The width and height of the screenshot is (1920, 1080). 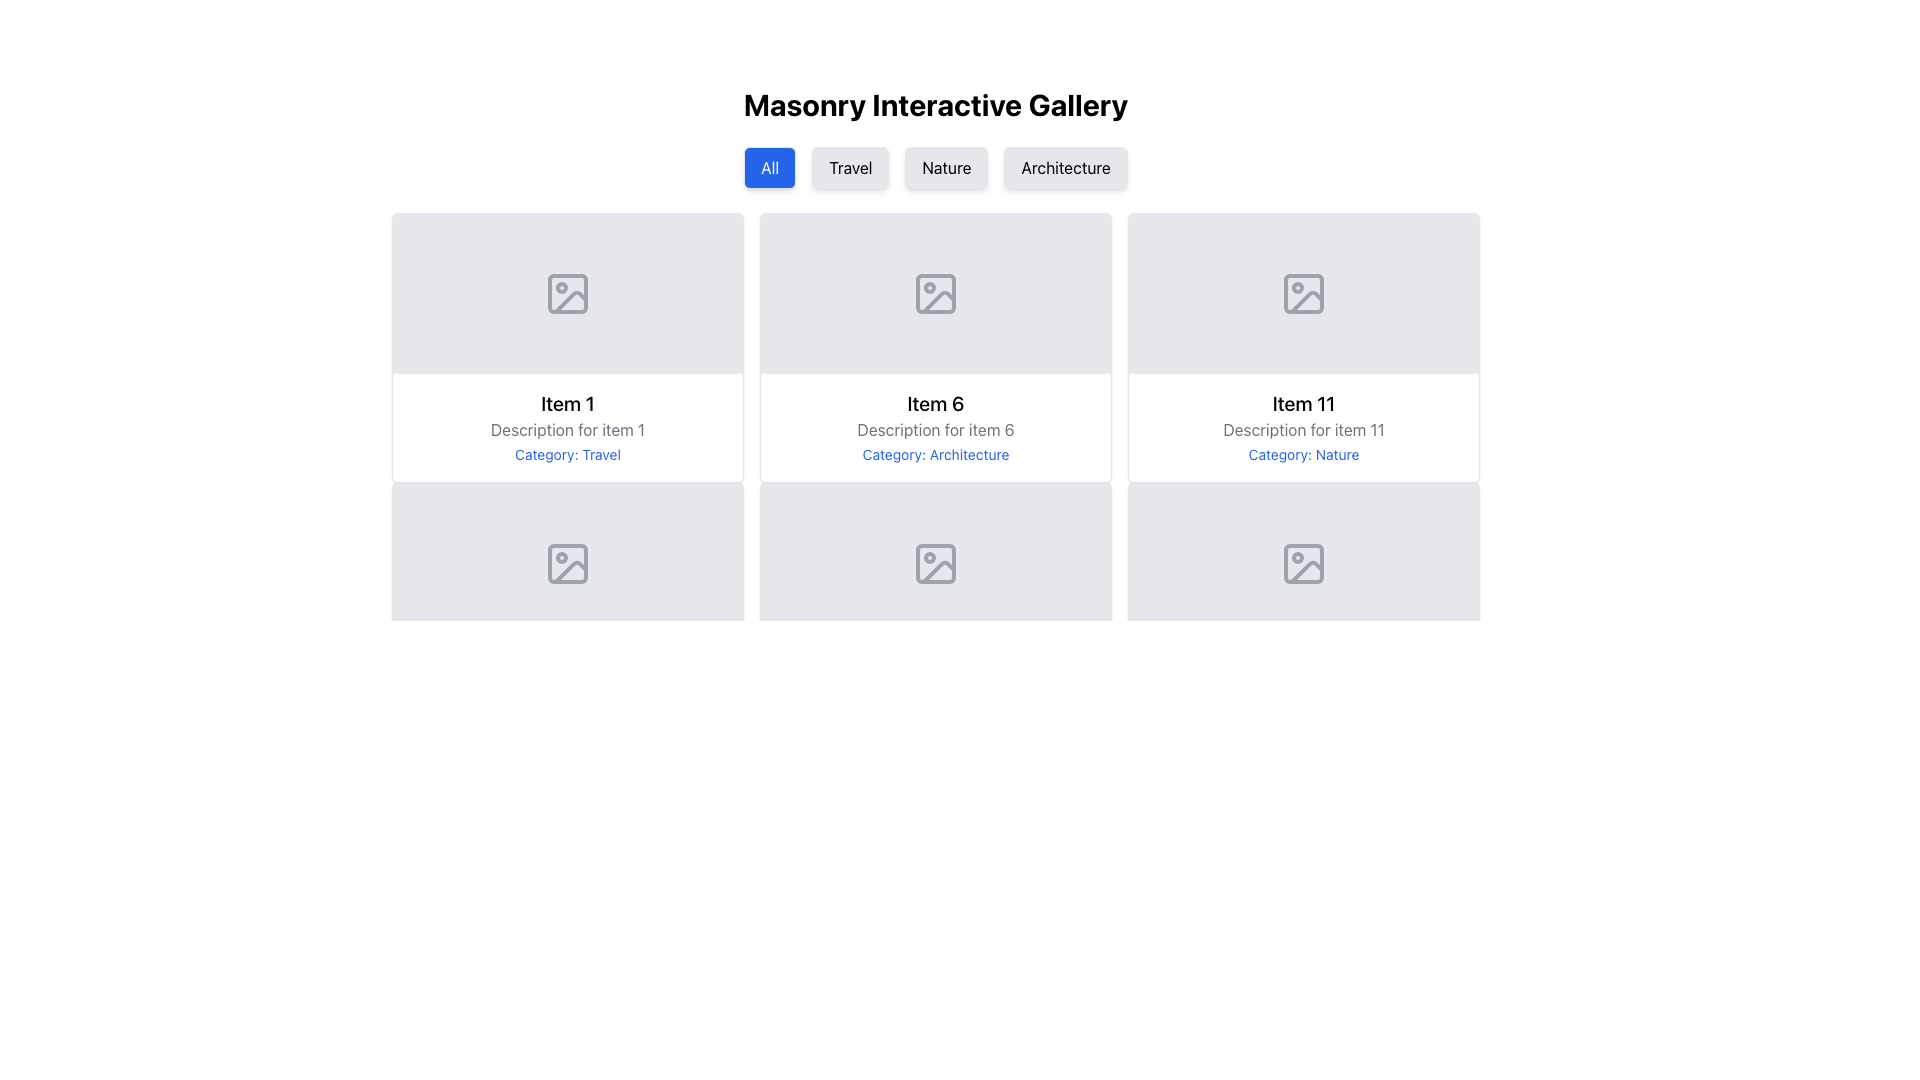 What do you see at coordinates (1304, 293) in the screenshot?
I see `the Placeholder Icon located in the second row of the third column labeled 'Item 11' to interact with it` at bounding box center [1304, 293].